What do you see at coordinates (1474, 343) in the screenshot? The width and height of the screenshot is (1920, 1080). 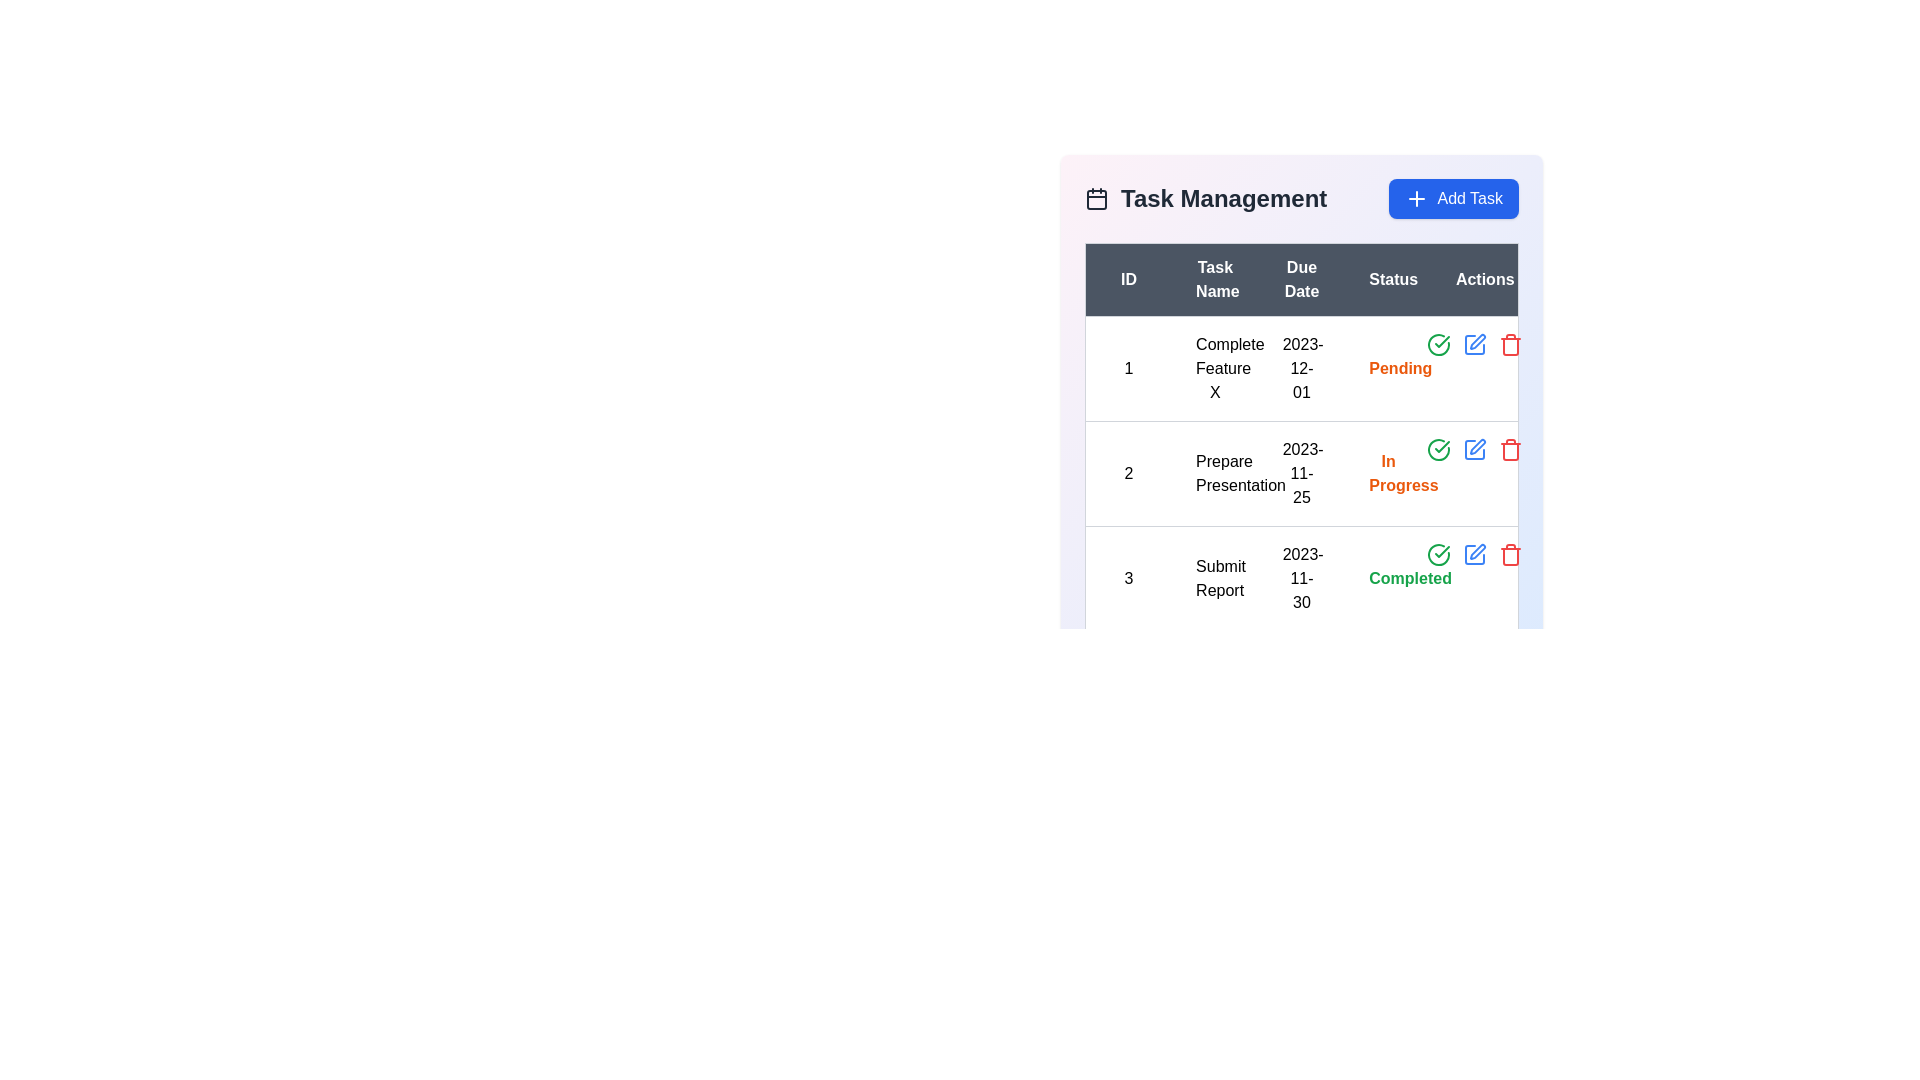 I see `the 'Edit' icon button in the 'Actions' column of the third row to initiate editing for the task 'Submit Report'` at bounding box center [1474, 343].